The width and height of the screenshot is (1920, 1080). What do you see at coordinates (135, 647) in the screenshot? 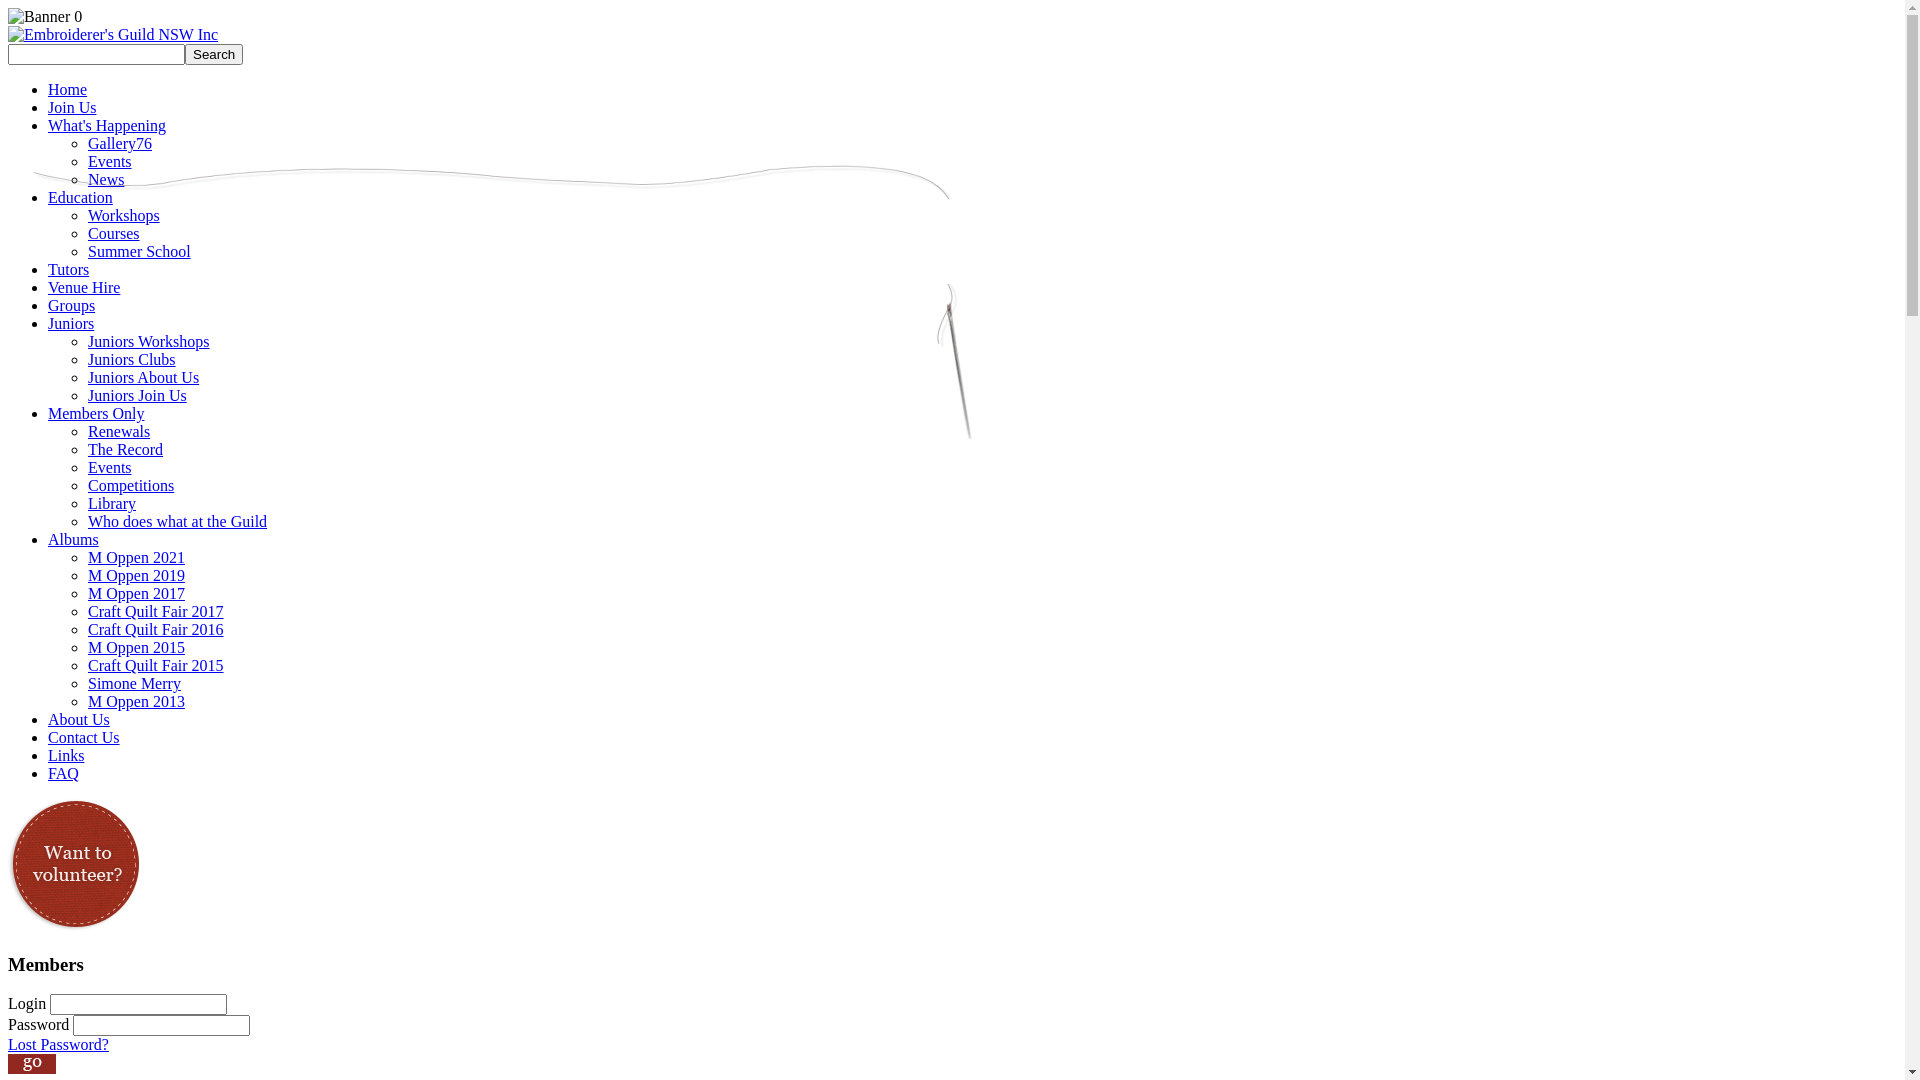
I see `'M Oppen 2015'` at bounding box center [135, 647].